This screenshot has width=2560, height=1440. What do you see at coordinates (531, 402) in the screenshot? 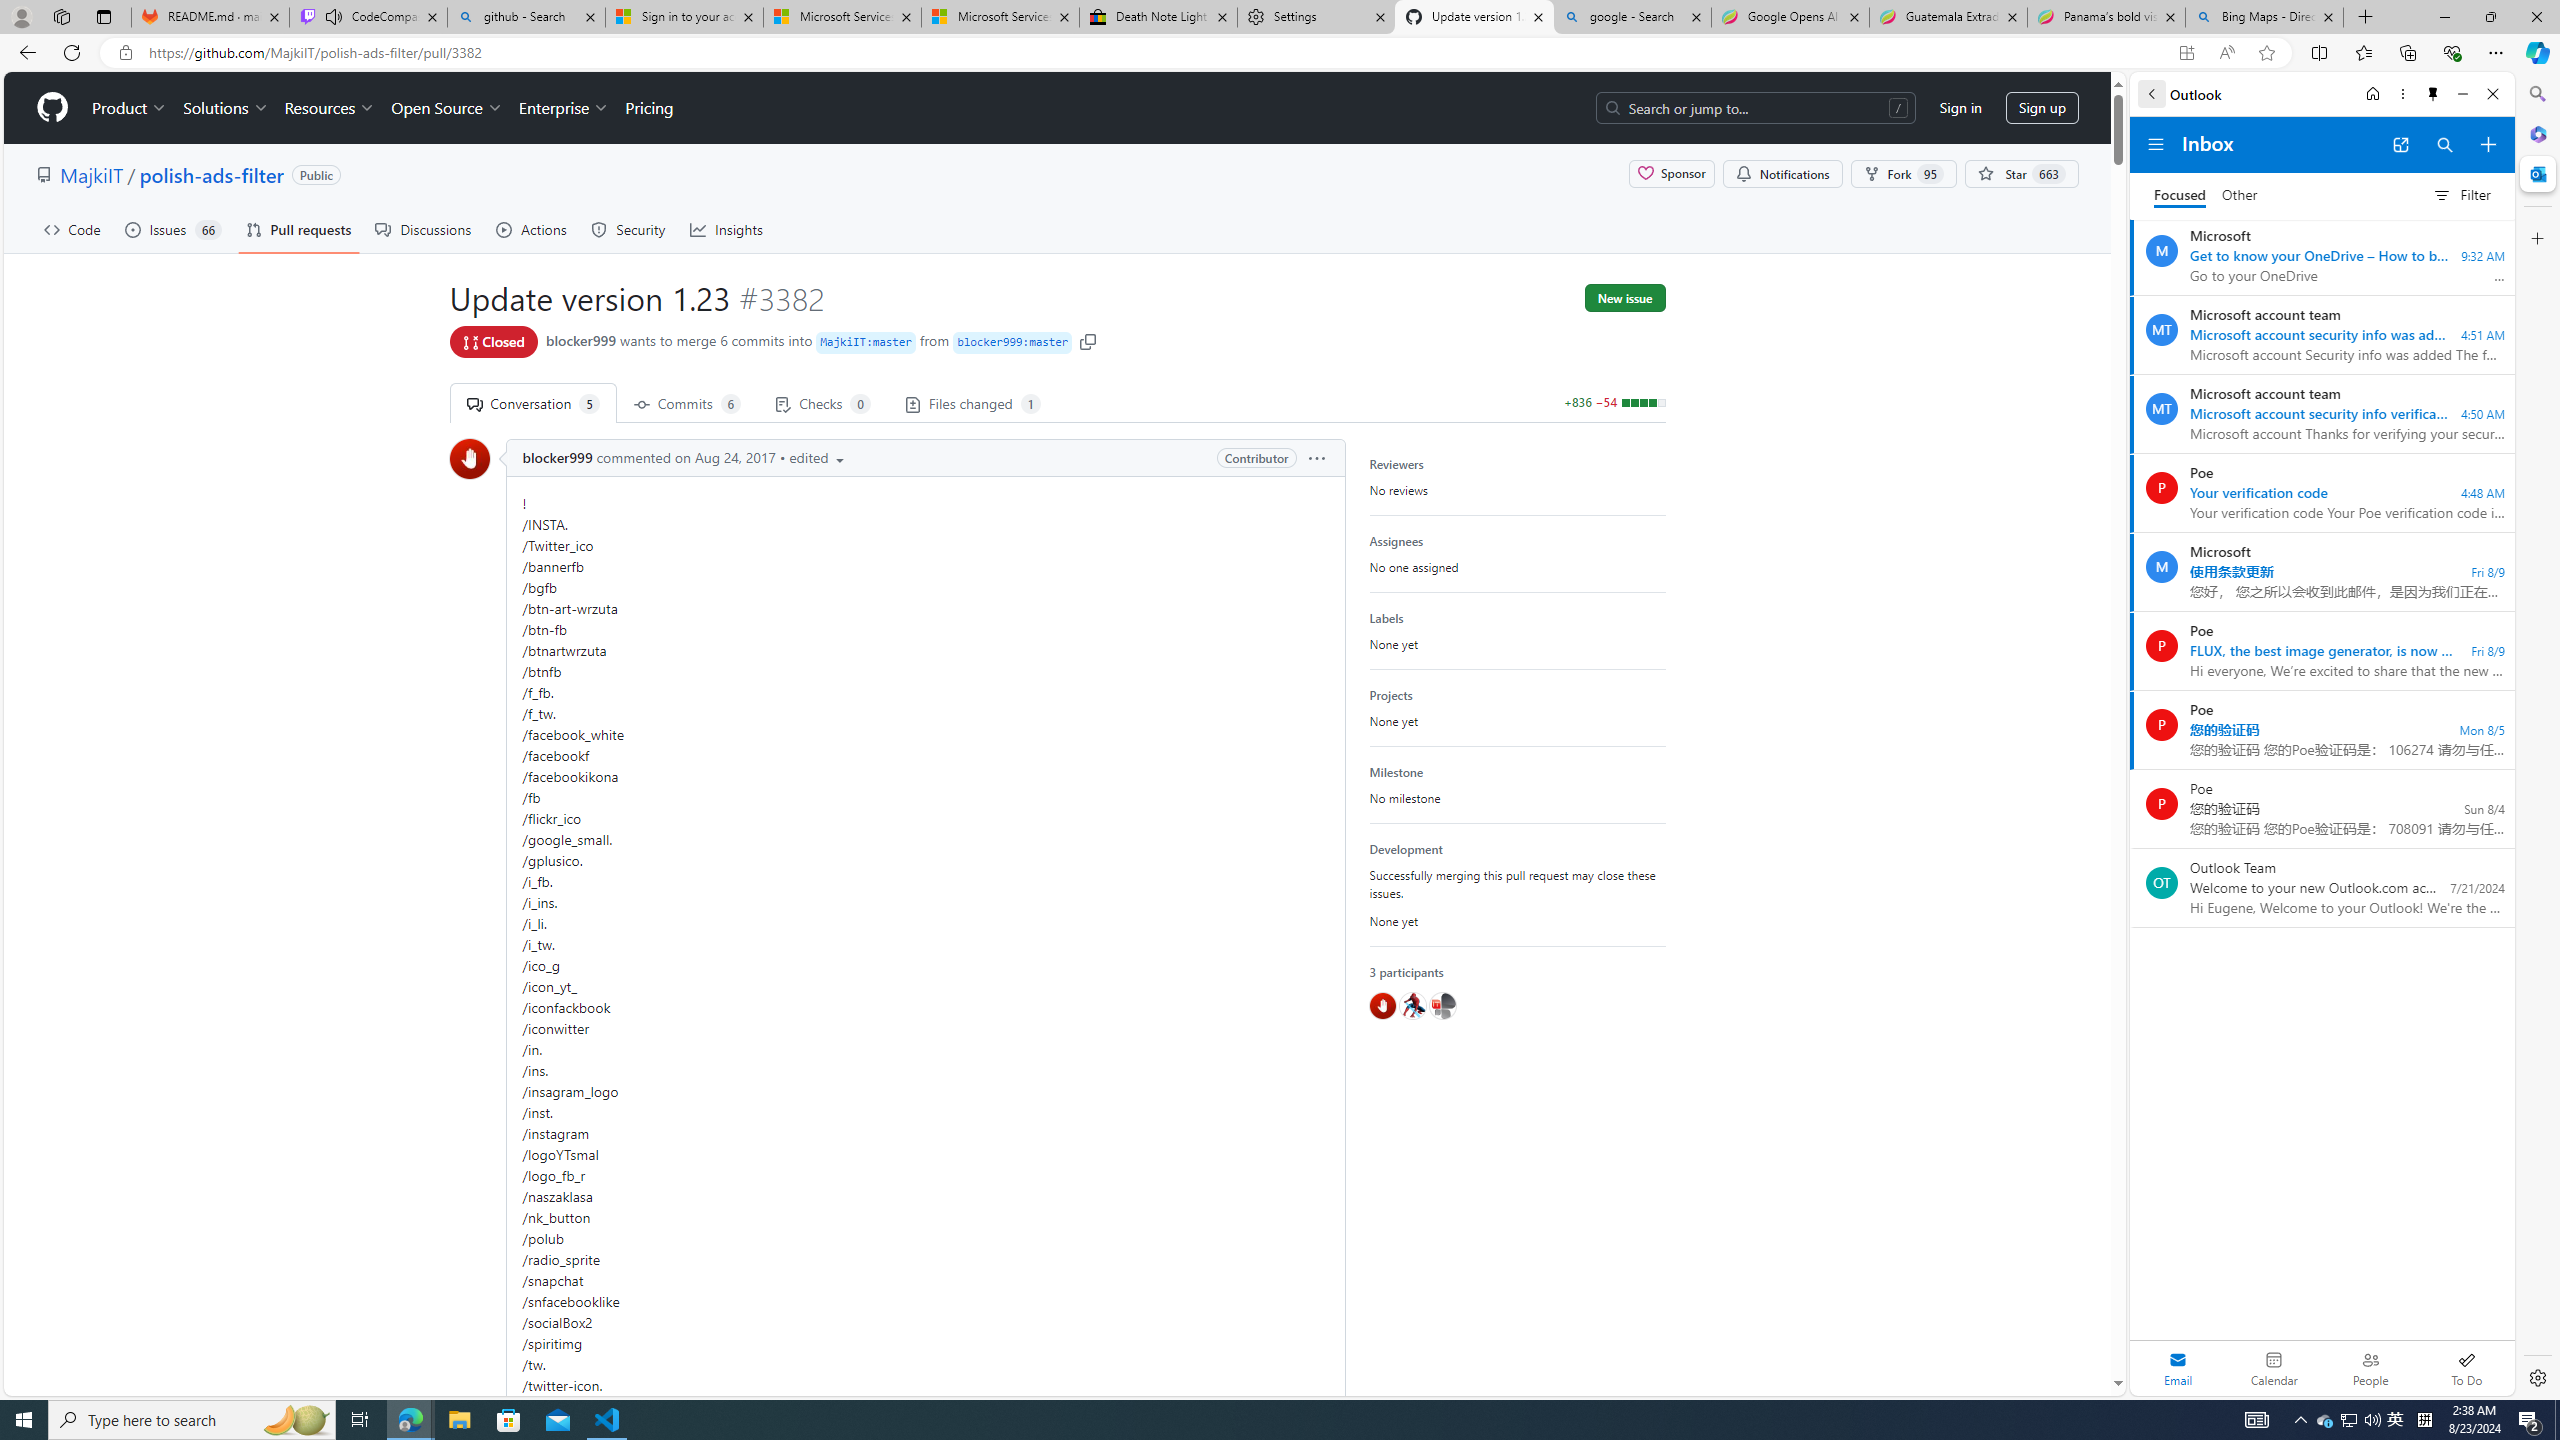
I see `' Conversation 5'` at bounding box center [531, 402].